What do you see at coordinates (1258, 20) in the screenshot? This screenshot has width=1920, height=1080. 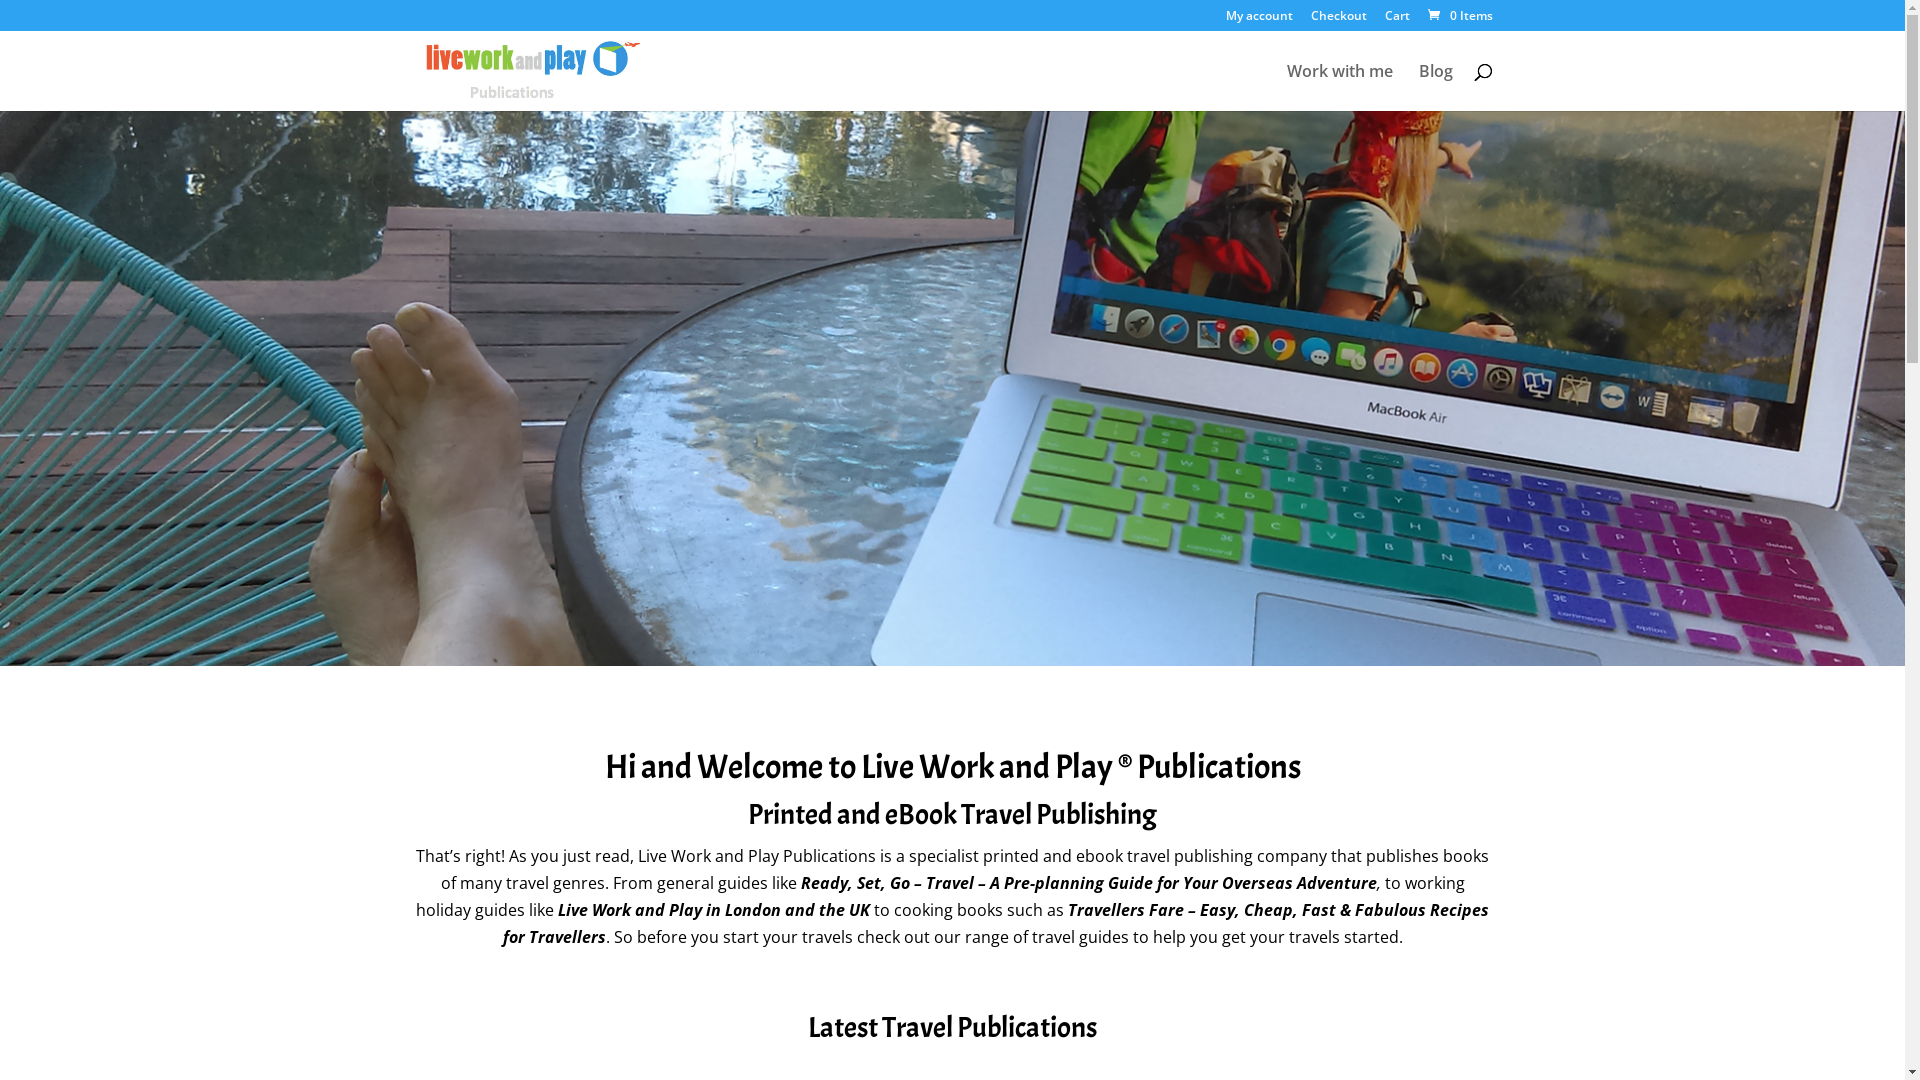 I see `'My account'` at bounding box center [1258, 20].